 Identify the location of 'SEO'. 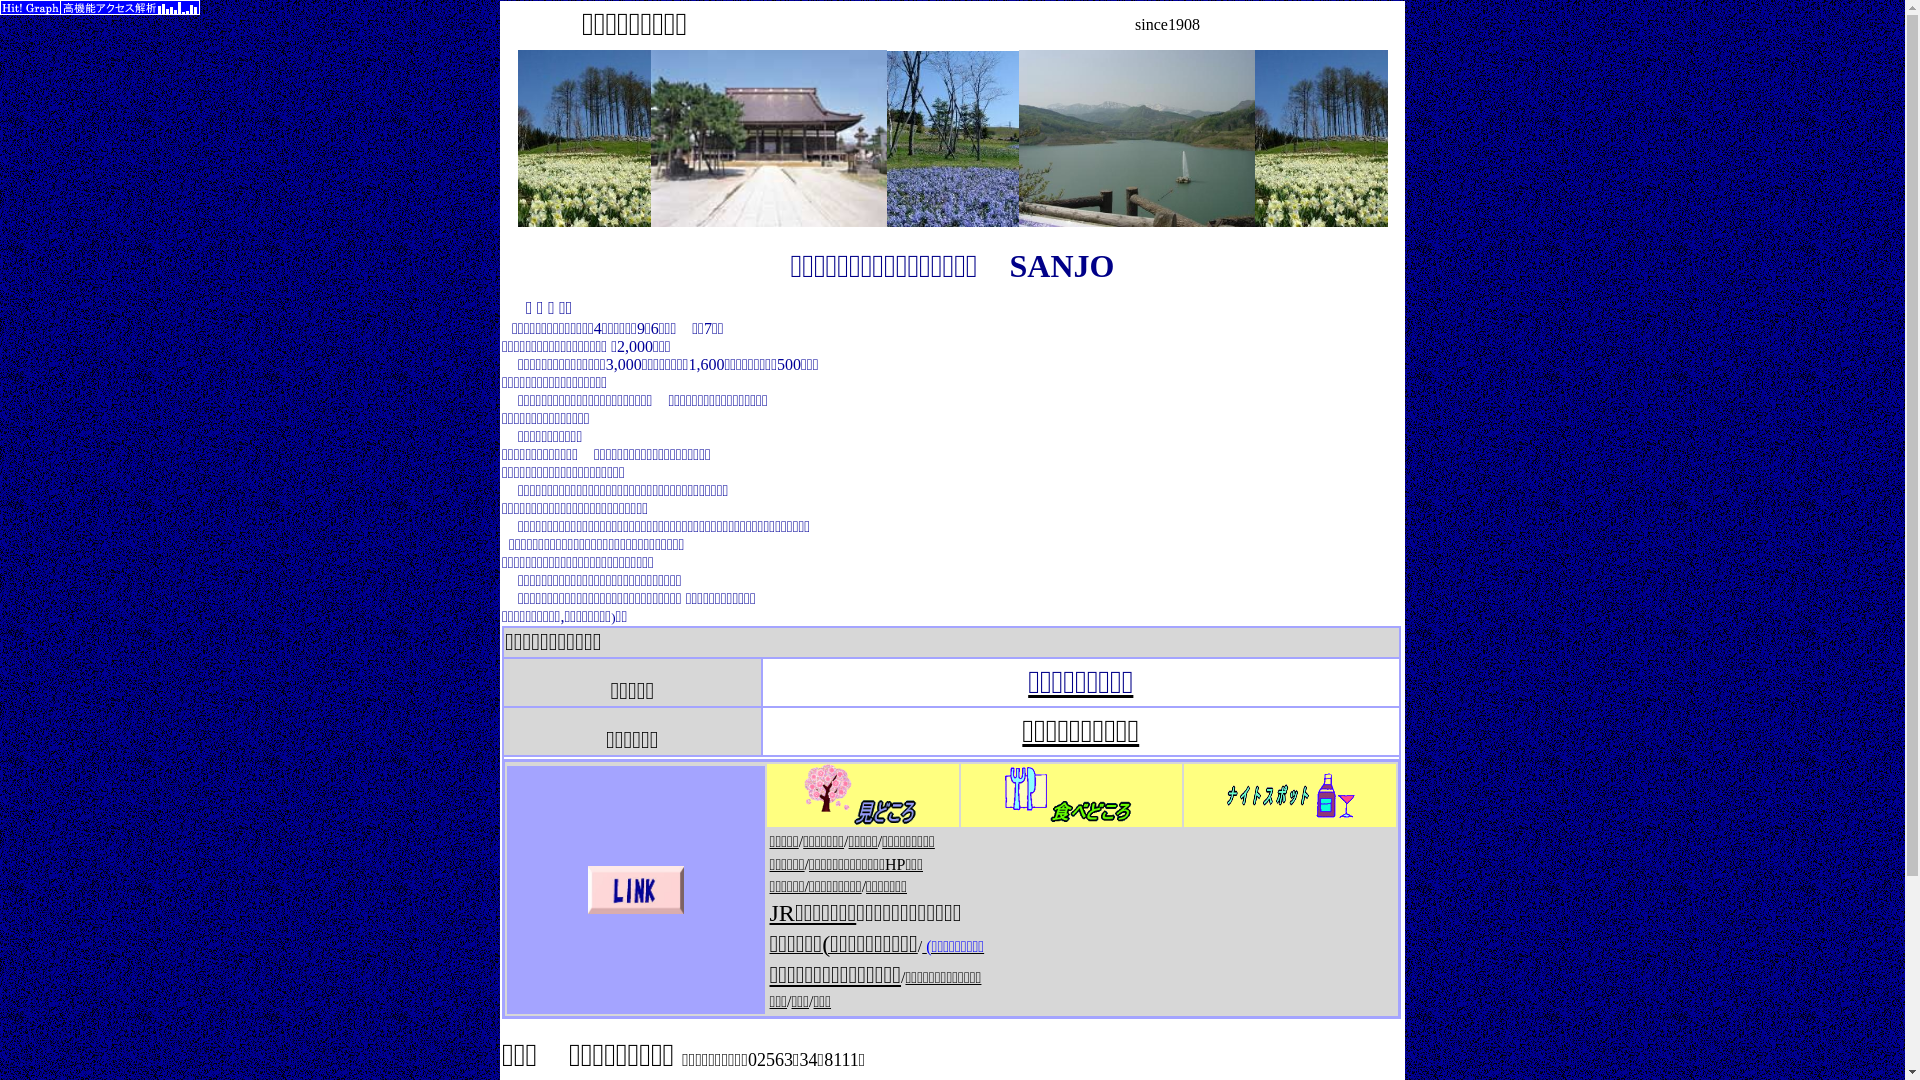
(99, 24).